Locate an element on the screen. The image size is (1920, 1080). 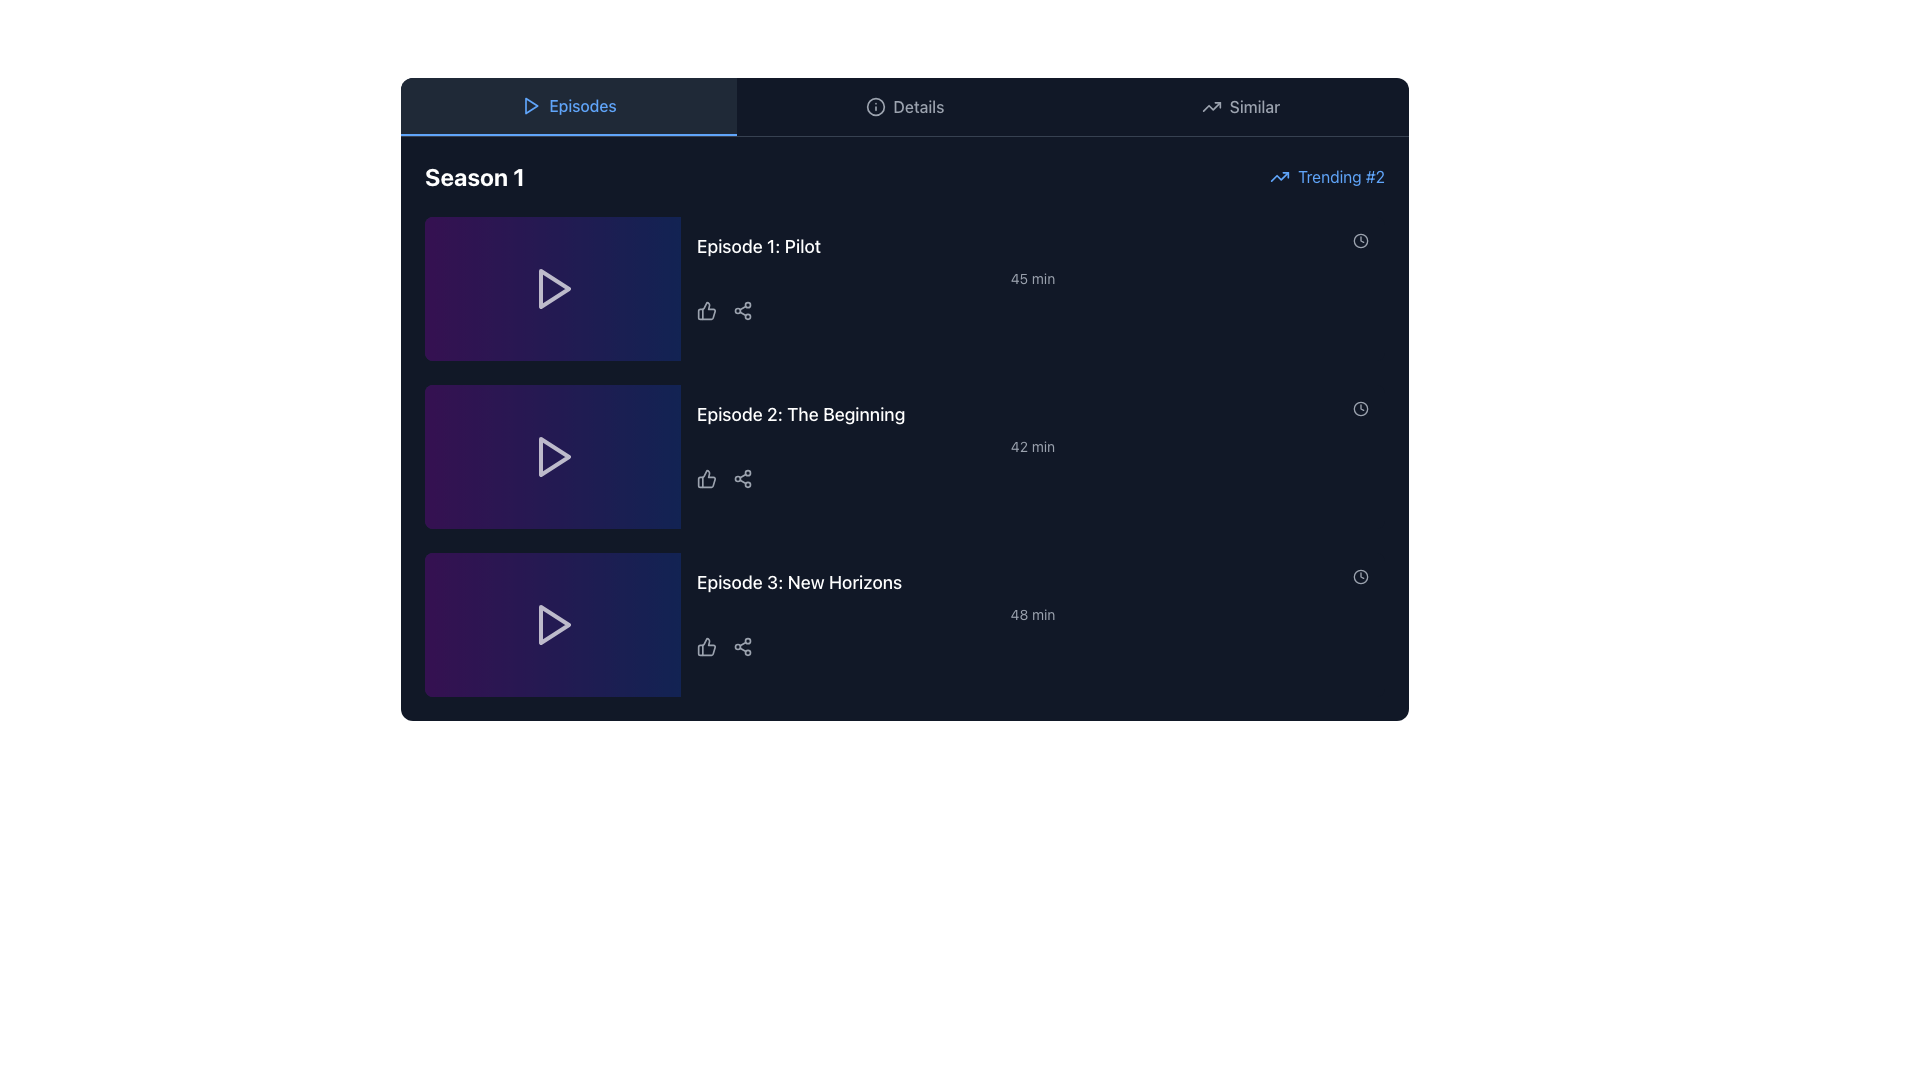
and interact with the inner circular graphical element of the clock icon, which is centrally positioned within its SVG component is located at coordinates (1360, 239).